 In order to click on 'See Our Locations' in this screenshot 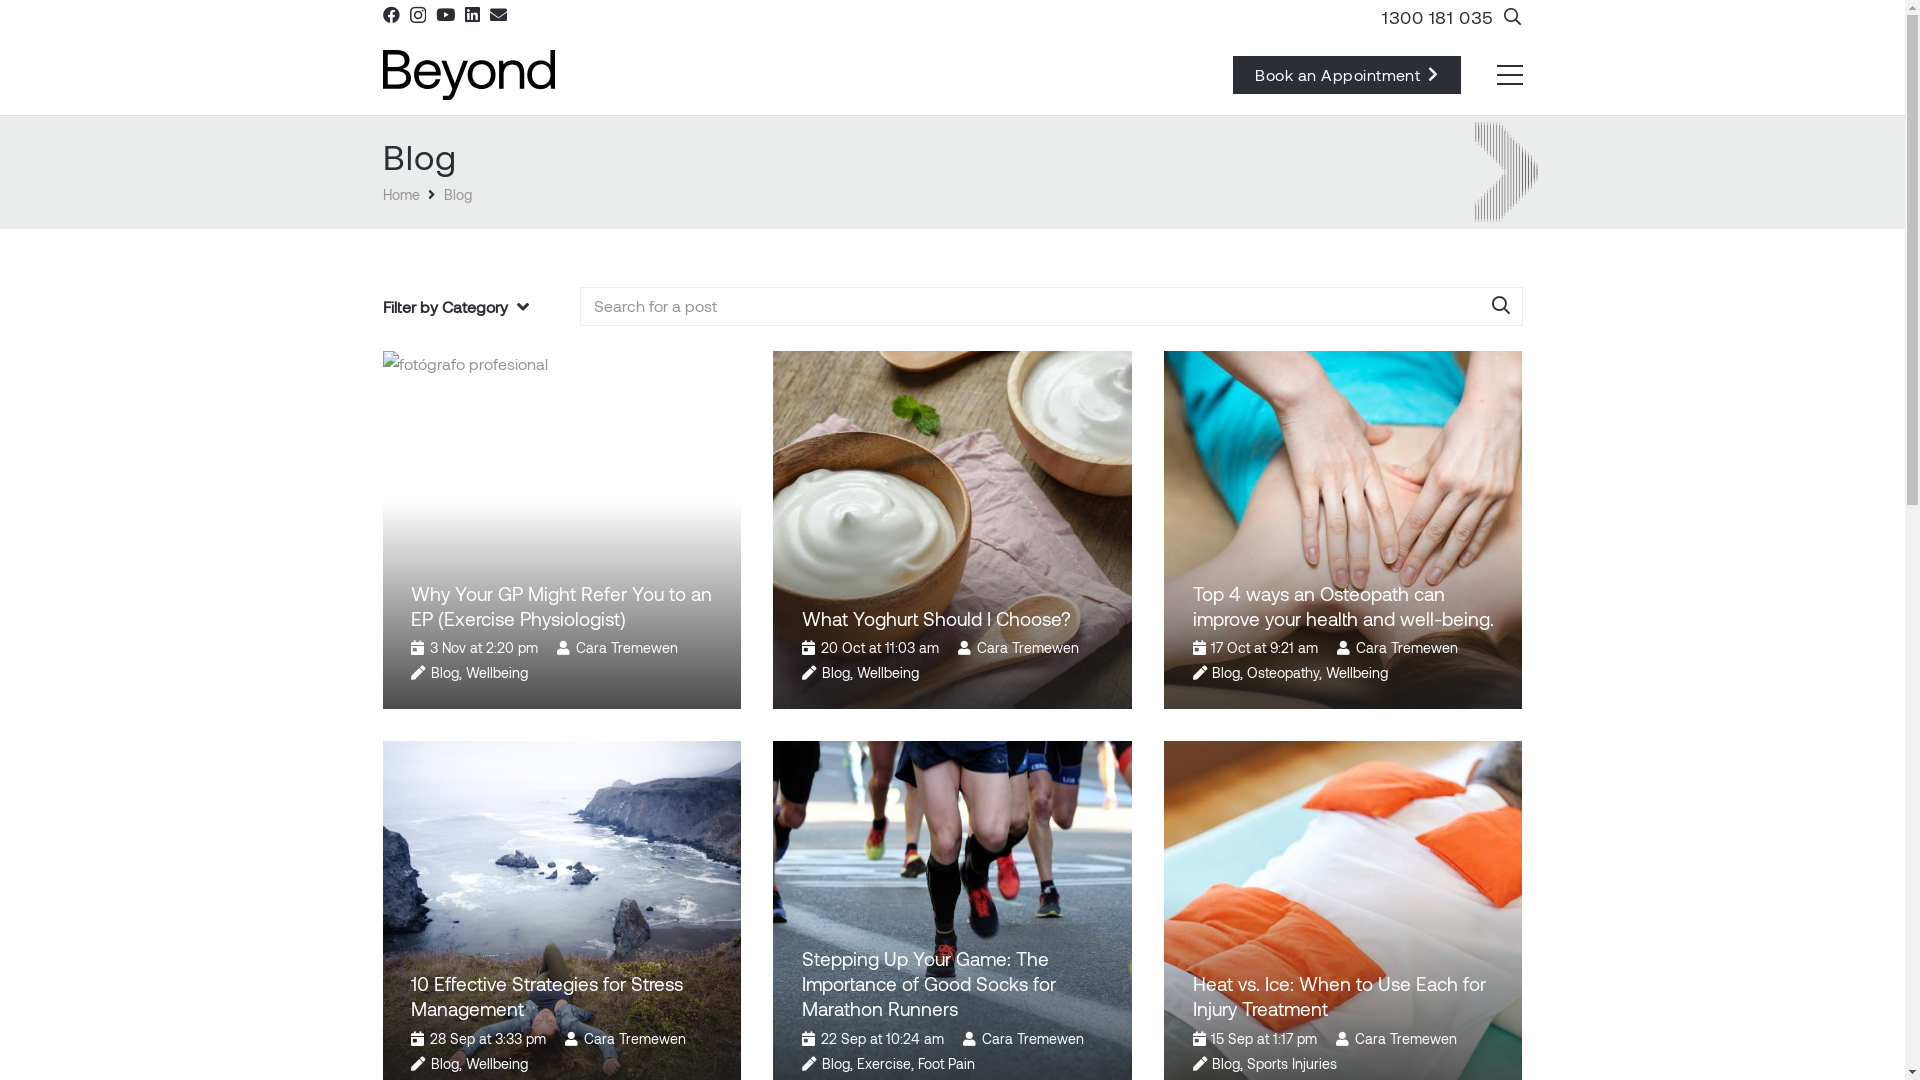, I will do `click(1090, 830)`.